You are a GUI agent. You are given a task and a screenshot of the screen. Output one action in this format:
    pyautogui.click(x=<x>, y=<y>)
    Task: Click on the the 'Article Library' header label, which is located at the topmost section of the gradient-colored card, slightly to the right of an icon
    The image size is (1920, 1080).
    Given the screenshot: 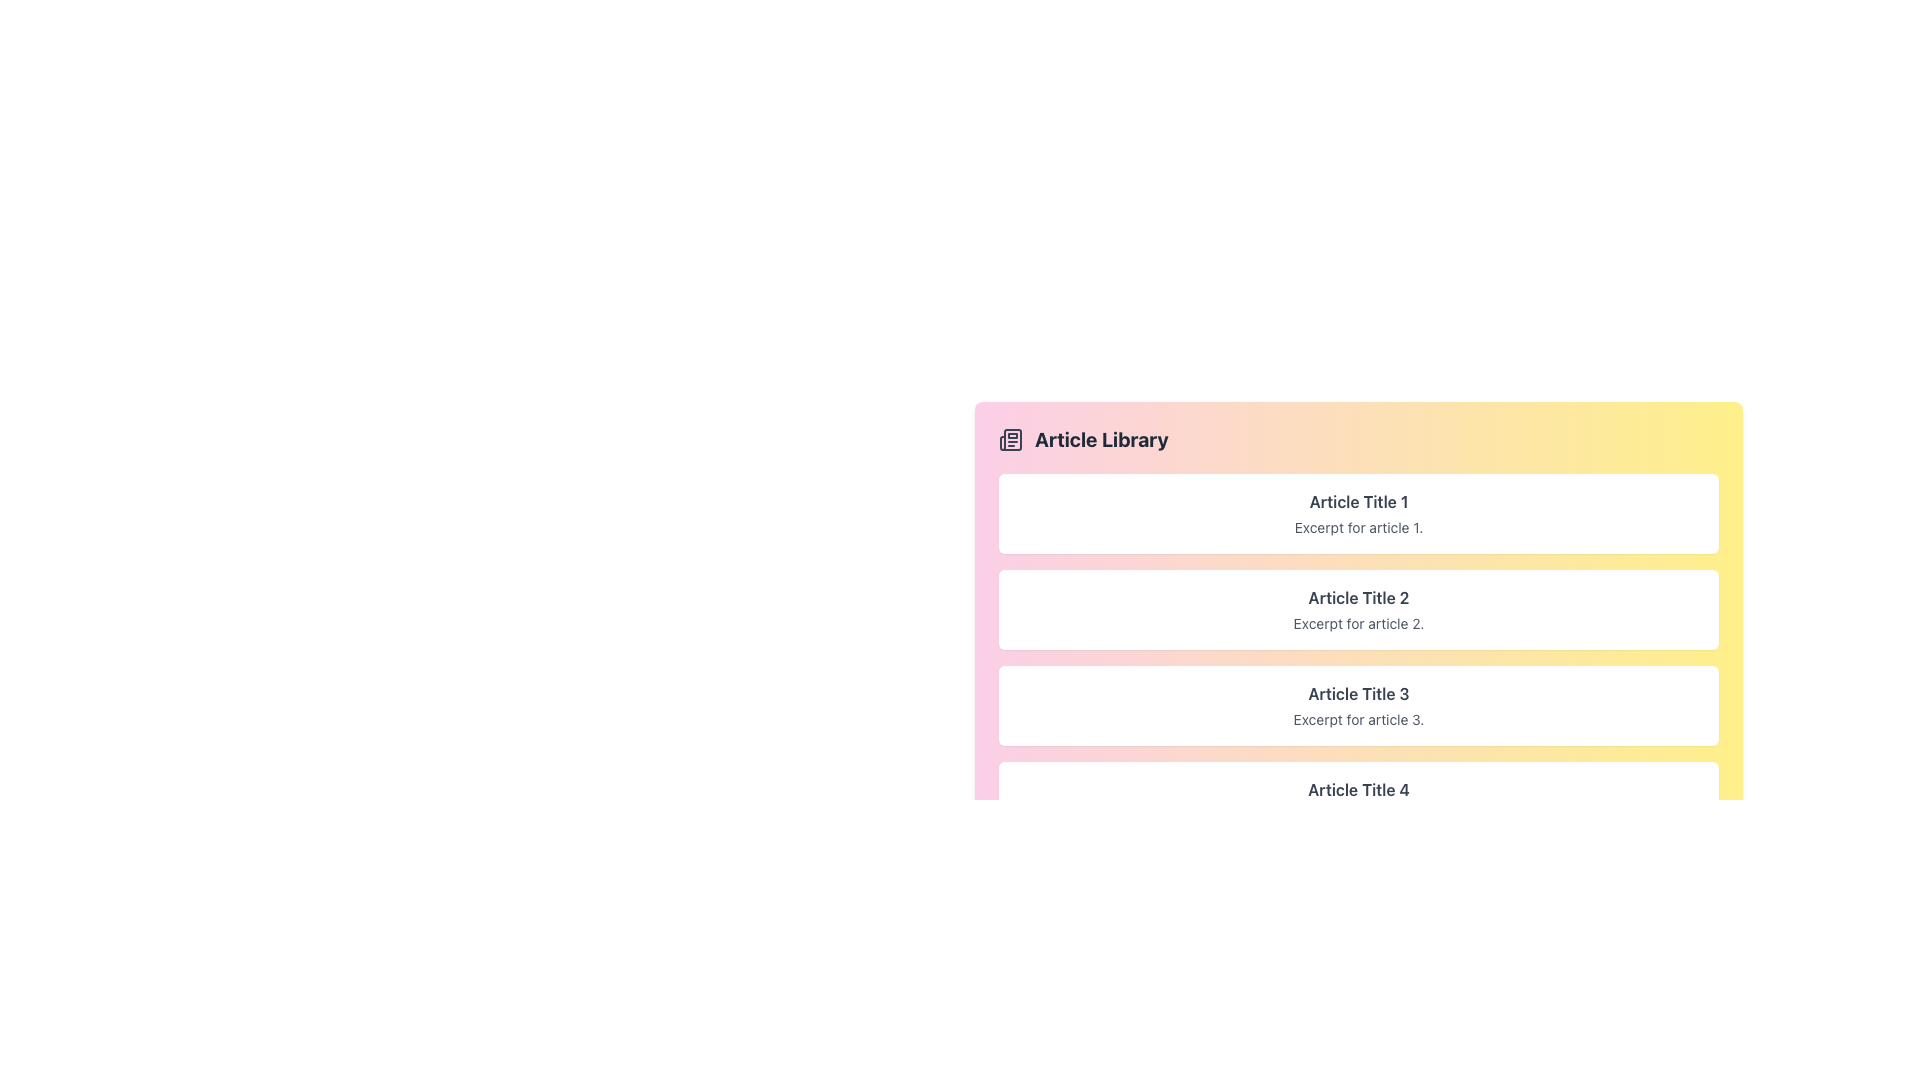 What is the action you would take?
    pyautogui.click(x=1100, y=438)
    